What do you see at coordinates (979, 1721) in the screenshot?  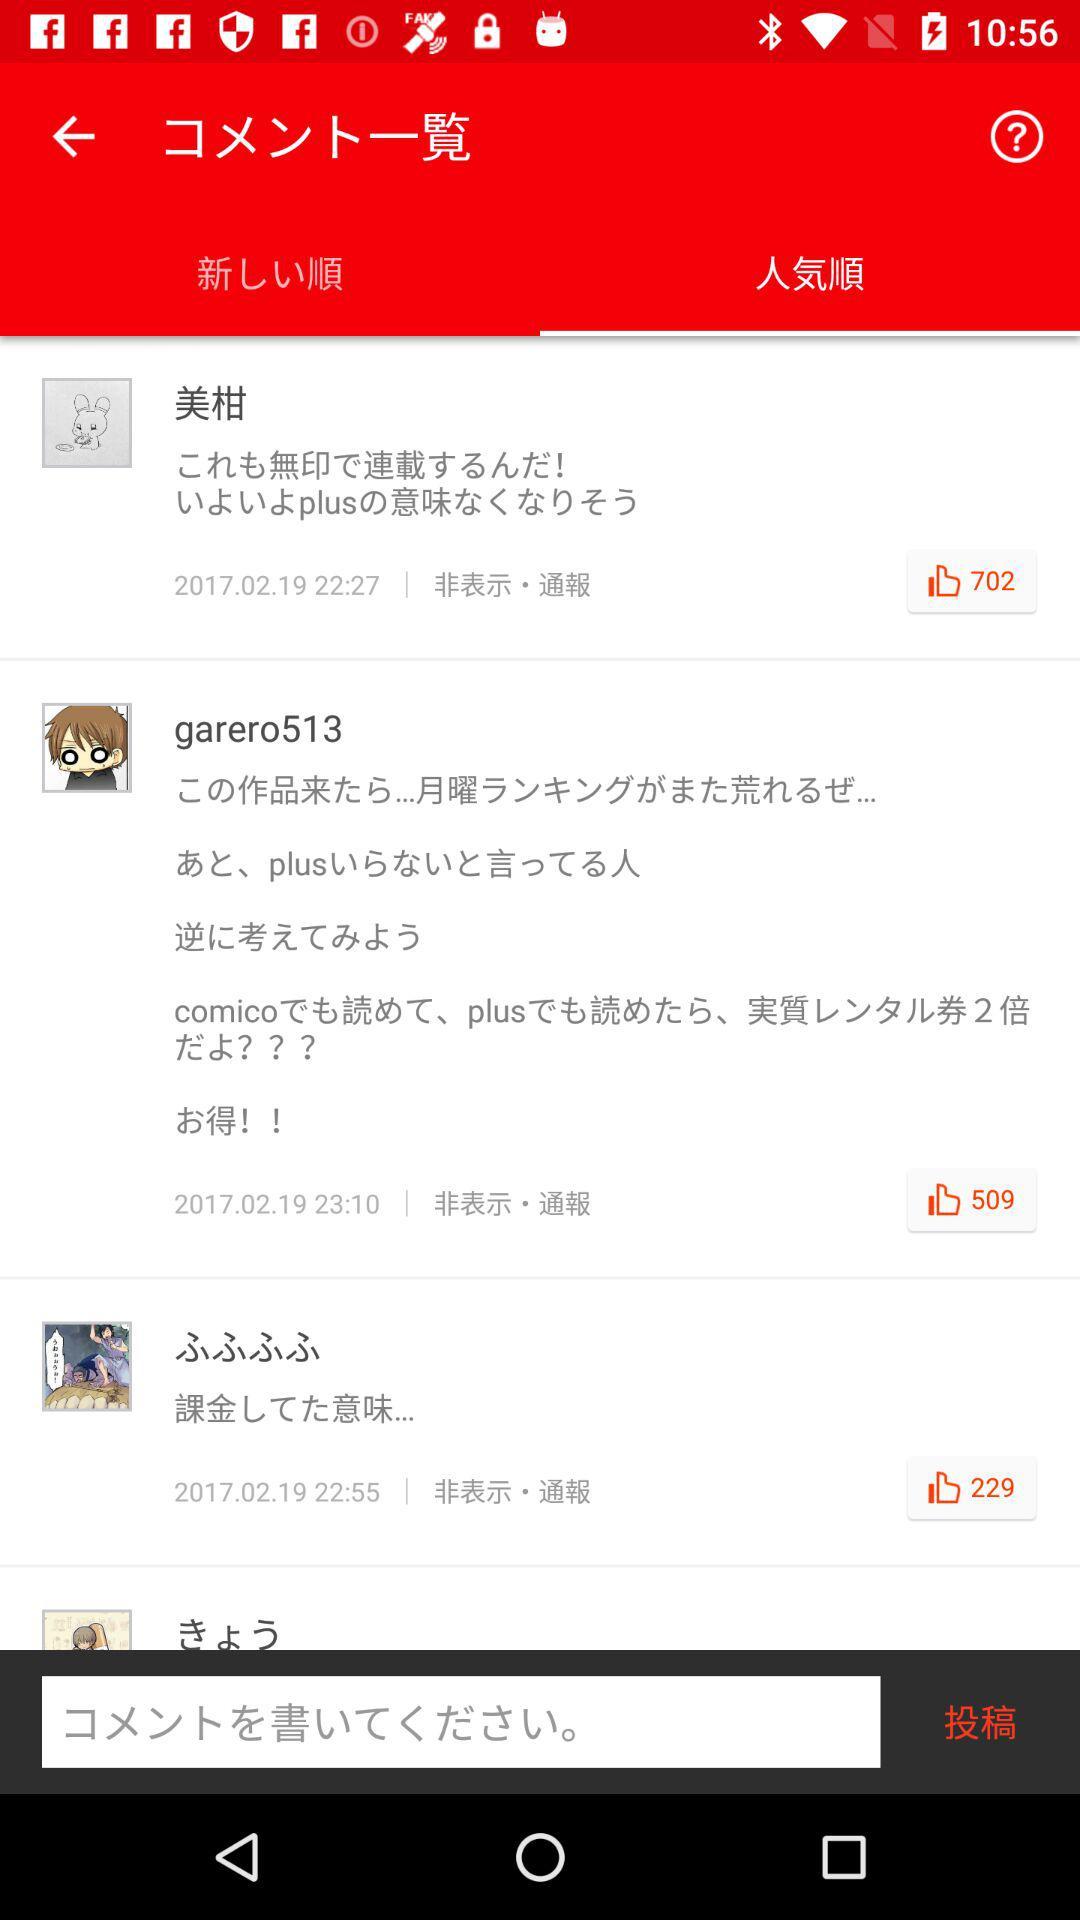 I see `the text which is right to the text field at the bottom right corner` at bounding box center [979, 1721].